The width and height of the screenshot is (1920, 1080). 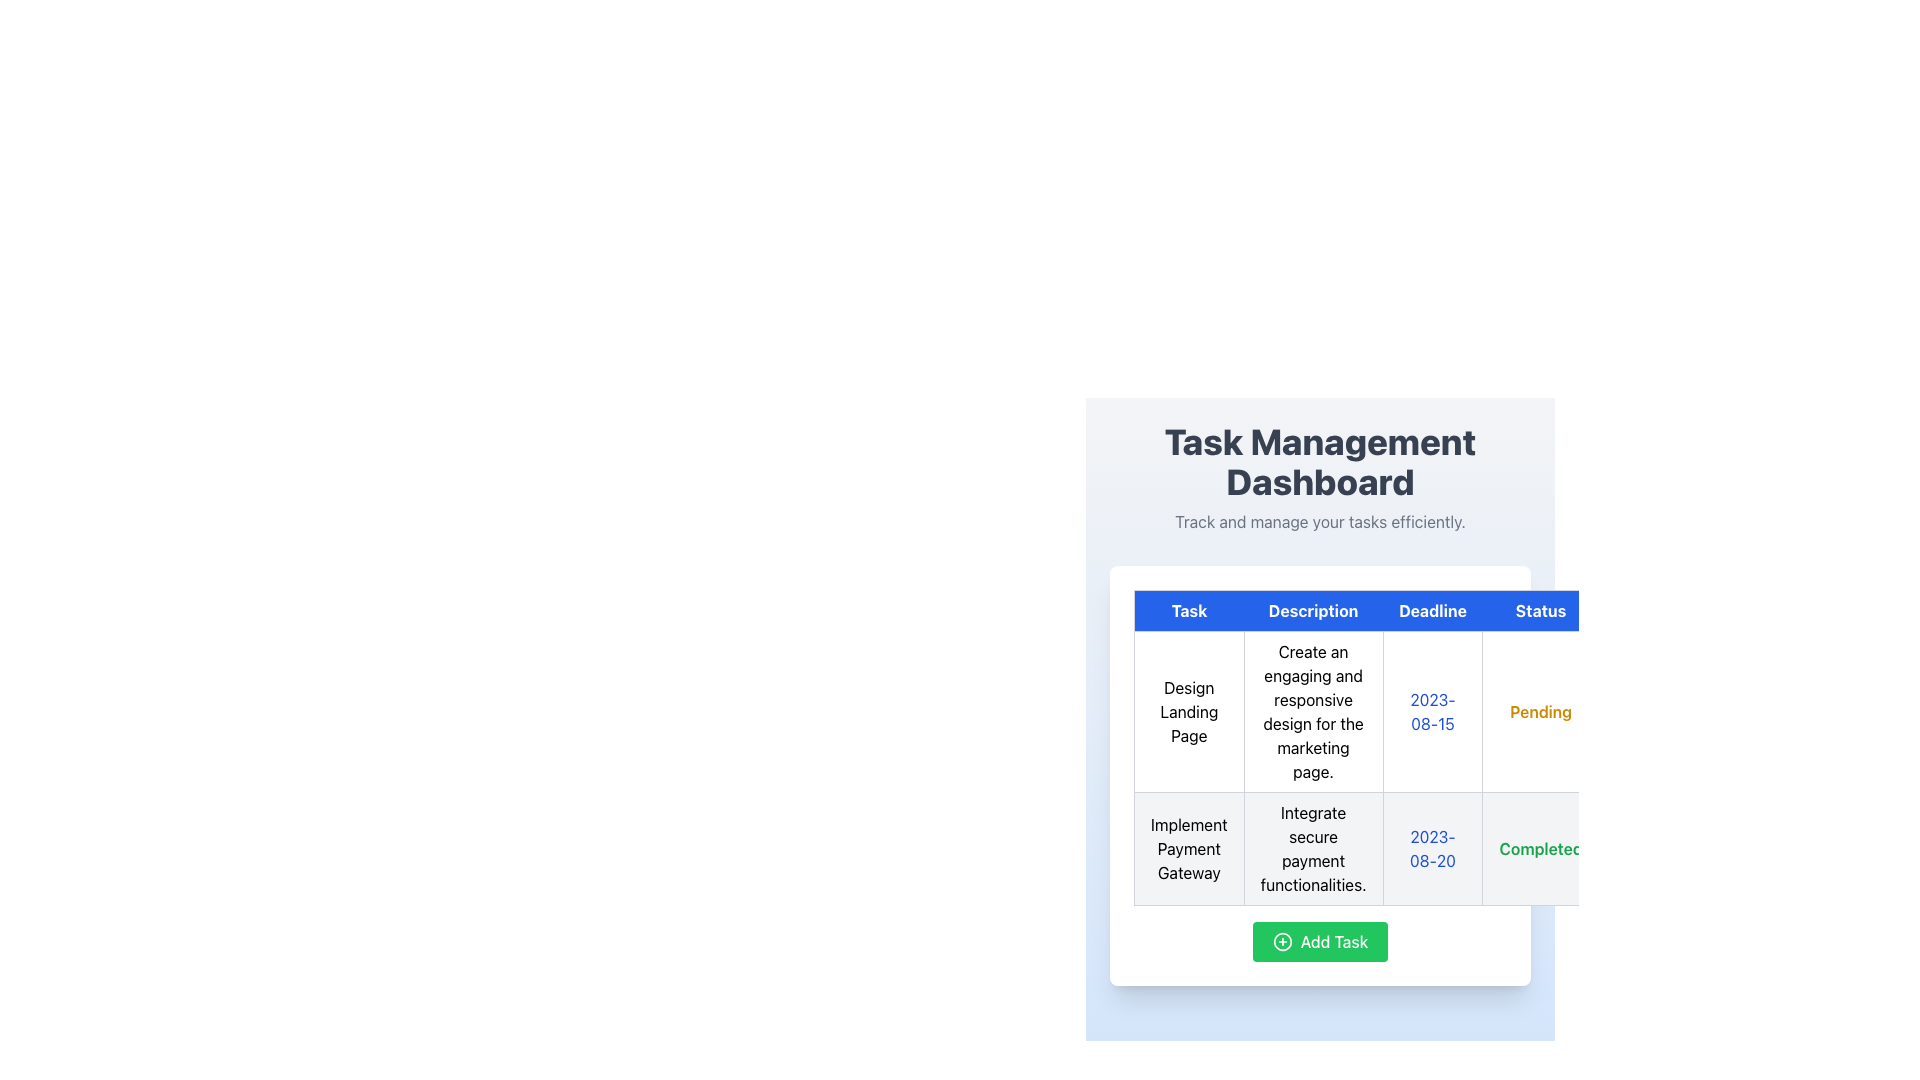 I want to click on the second row in the task management table that contains the task 'Implement Payment Gateway', so click(x=1411, y=848).